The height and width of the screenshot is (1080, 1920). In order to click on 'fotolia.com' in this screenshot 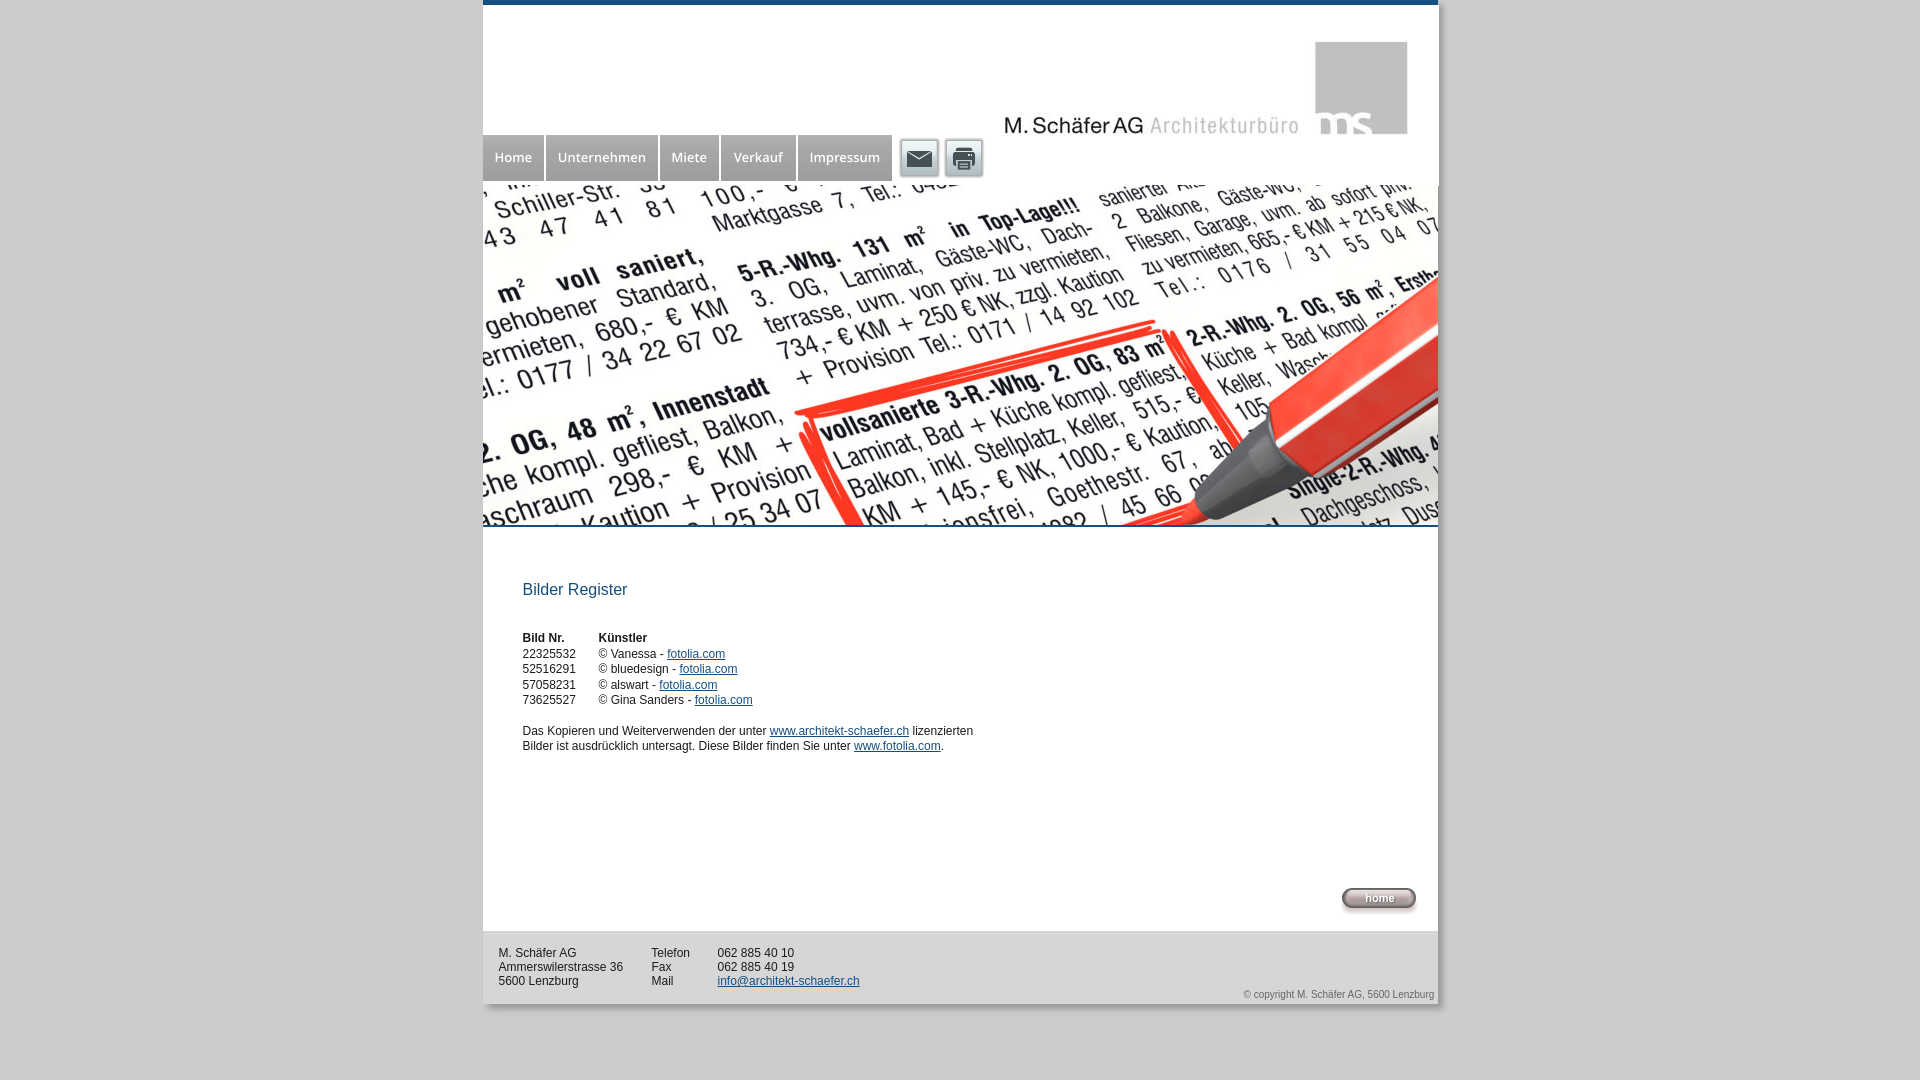, I will do `click(696, 654)`.